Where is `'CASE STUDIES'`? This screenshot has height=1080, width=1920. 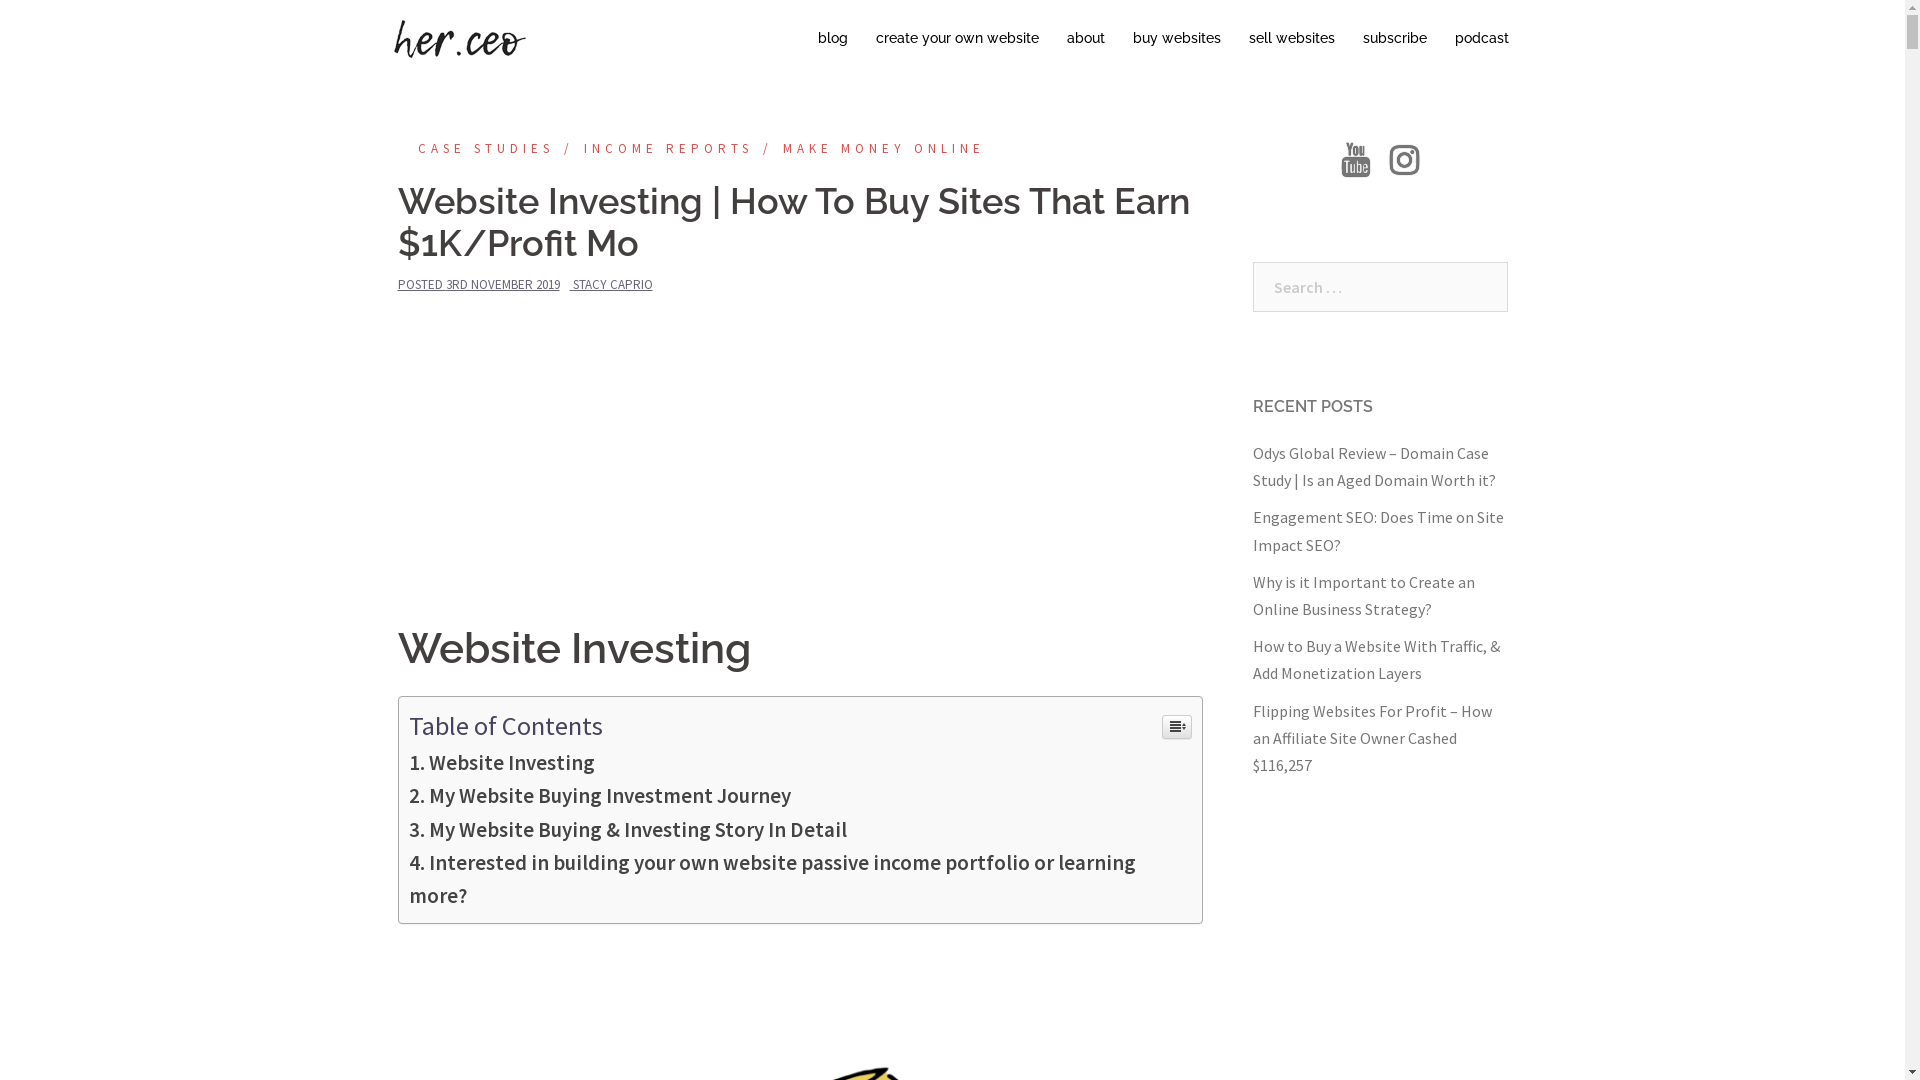
'CASE STUDIES' is located at coordinates (474, 147).